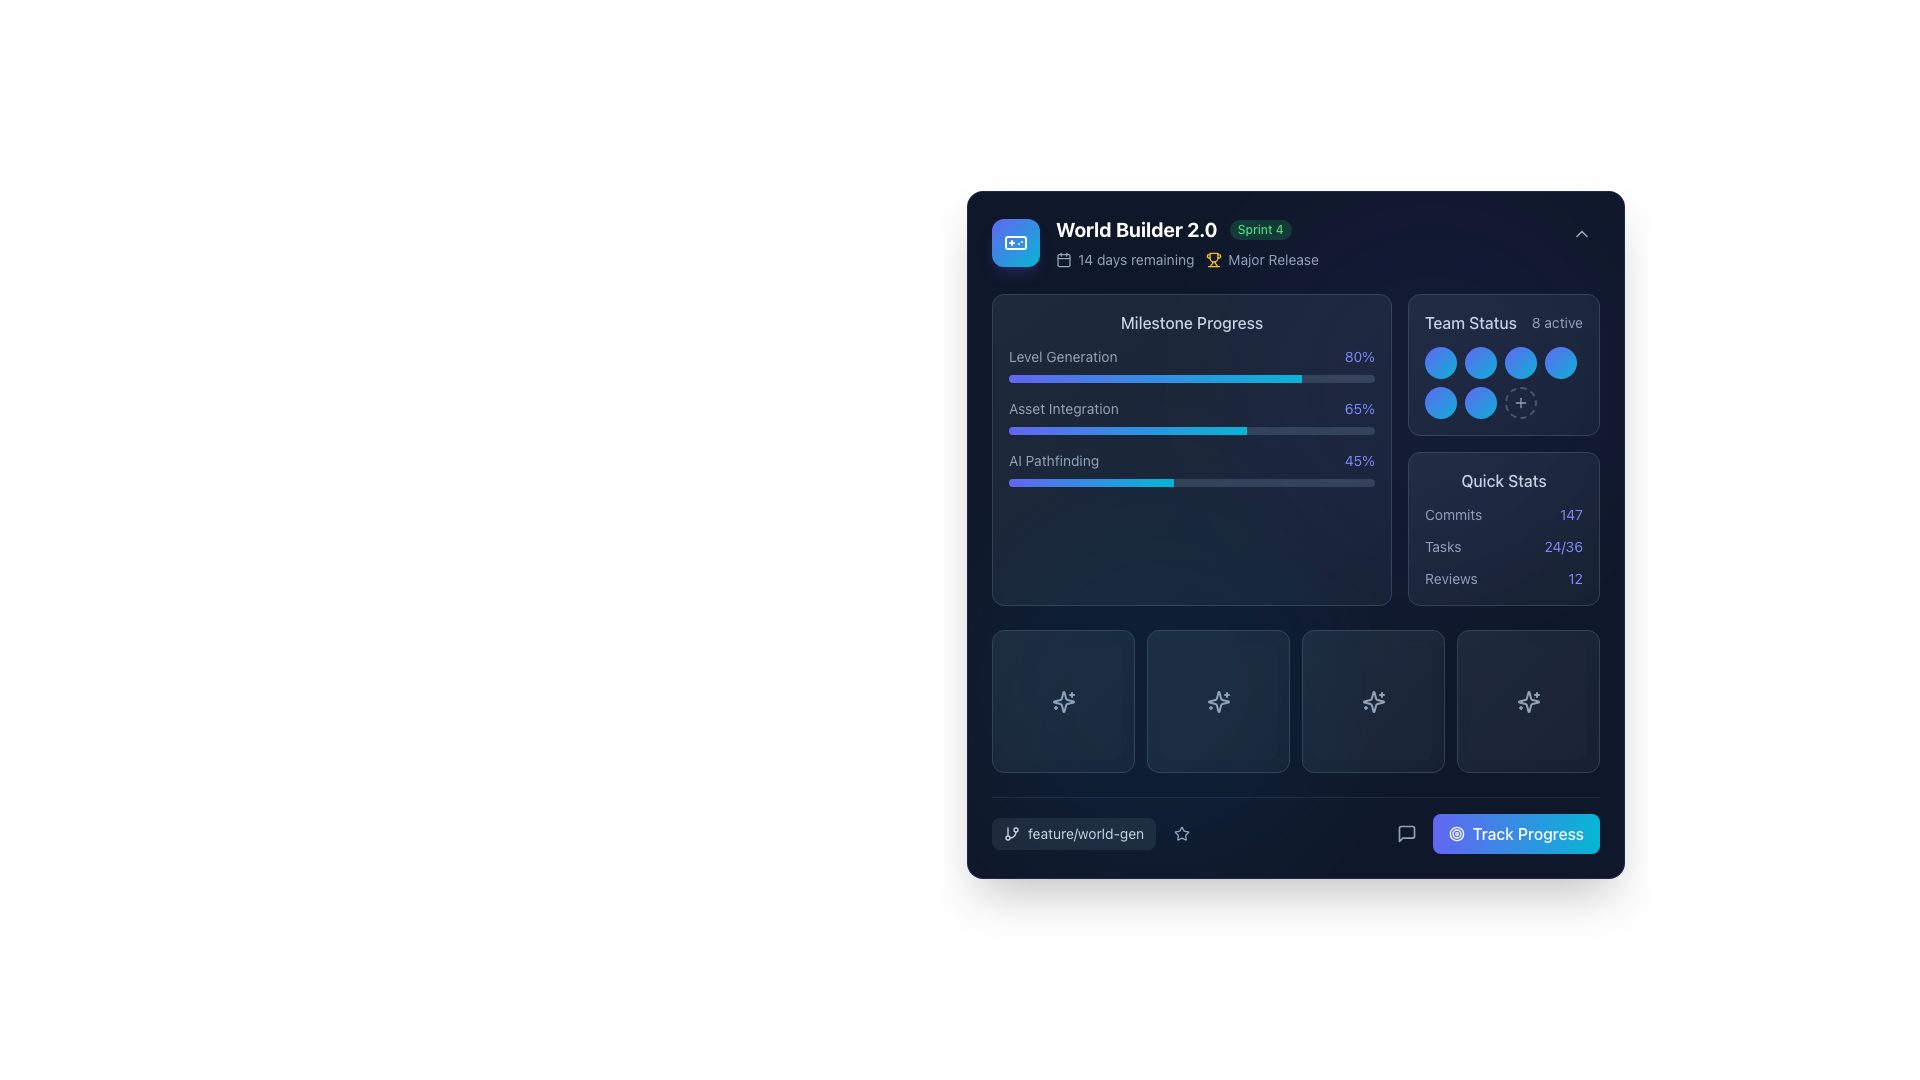 Image resolution: width=1920 pixels, height=1080 pixels. I want to click on the decorative circle in the 'Team Status' section, which is the second circular button with a gradient background transitioning from indigo to cyan, so click(1481, 362).